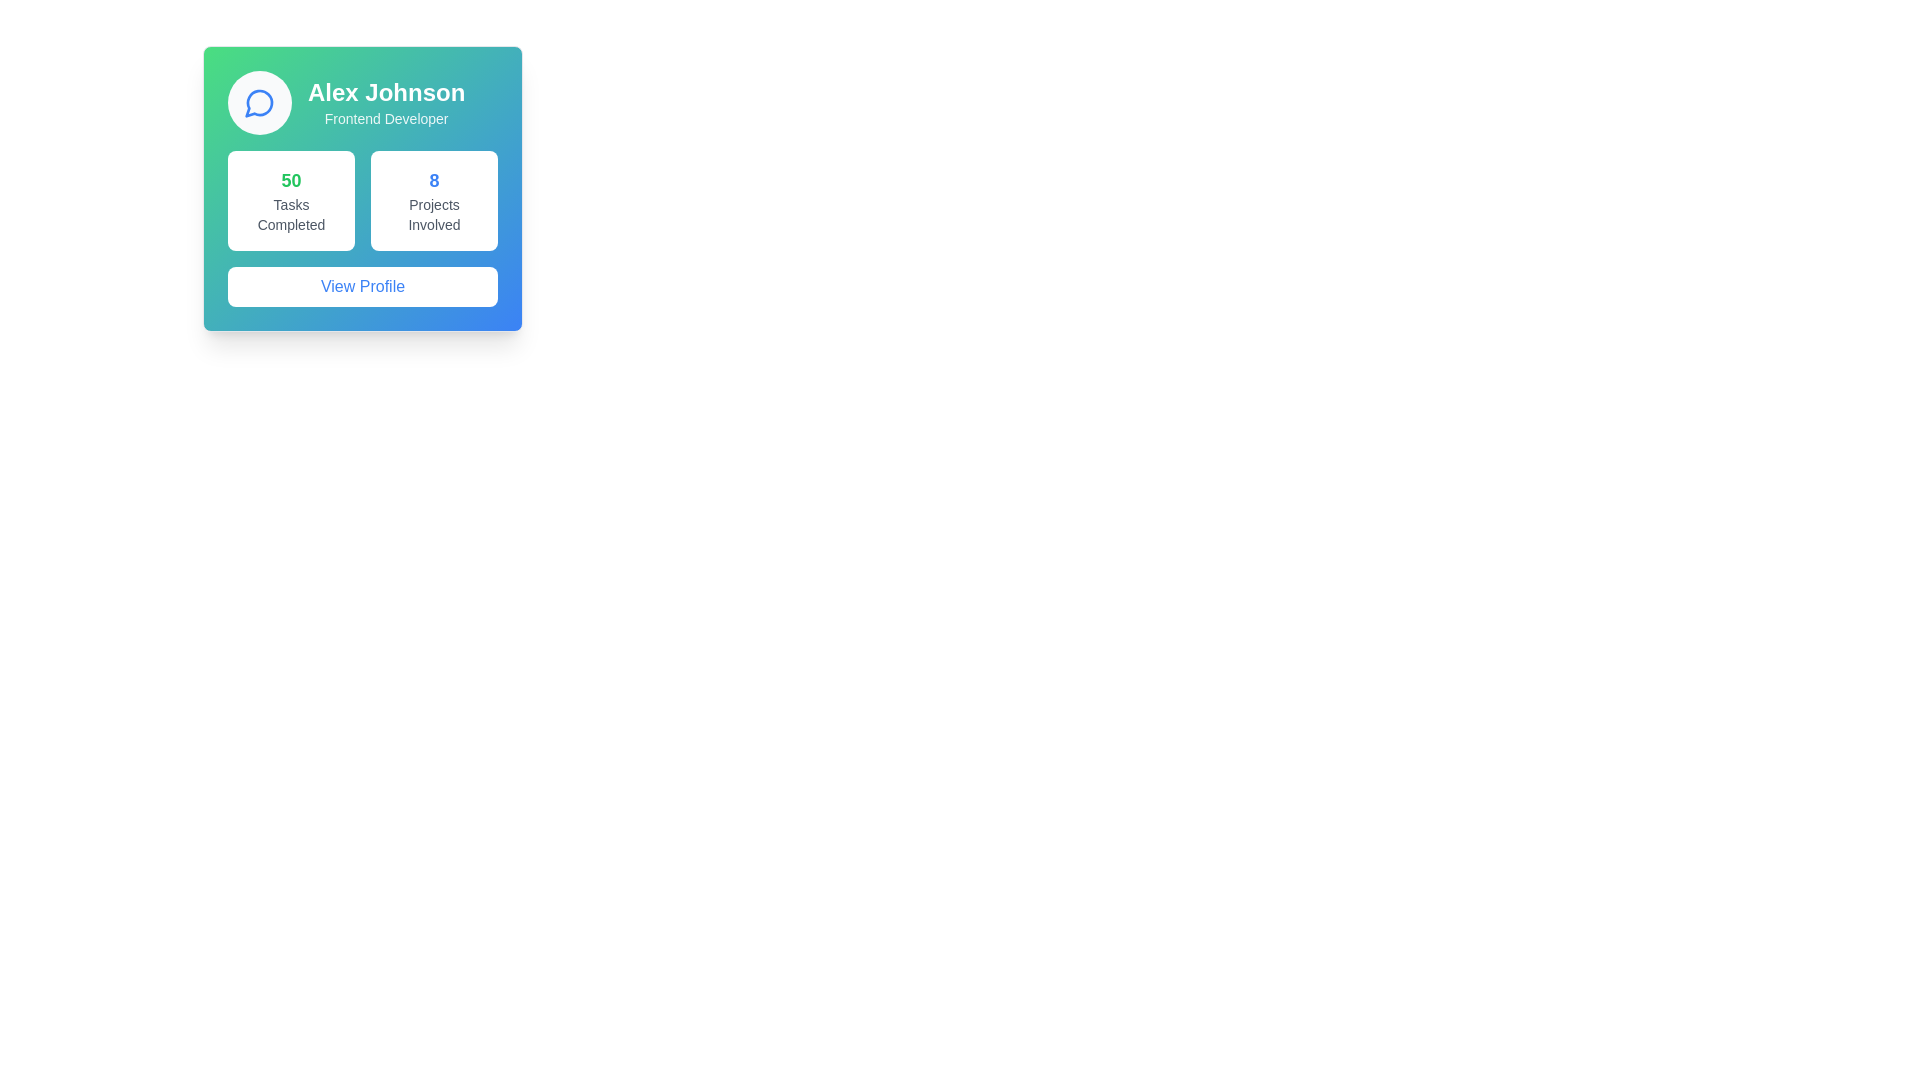  I want to click on the Information display panel containing two statistic cards located below the title 'Alex Johnson, Frontend Developer' and above the 'View Profile' button, so click(363, 200).